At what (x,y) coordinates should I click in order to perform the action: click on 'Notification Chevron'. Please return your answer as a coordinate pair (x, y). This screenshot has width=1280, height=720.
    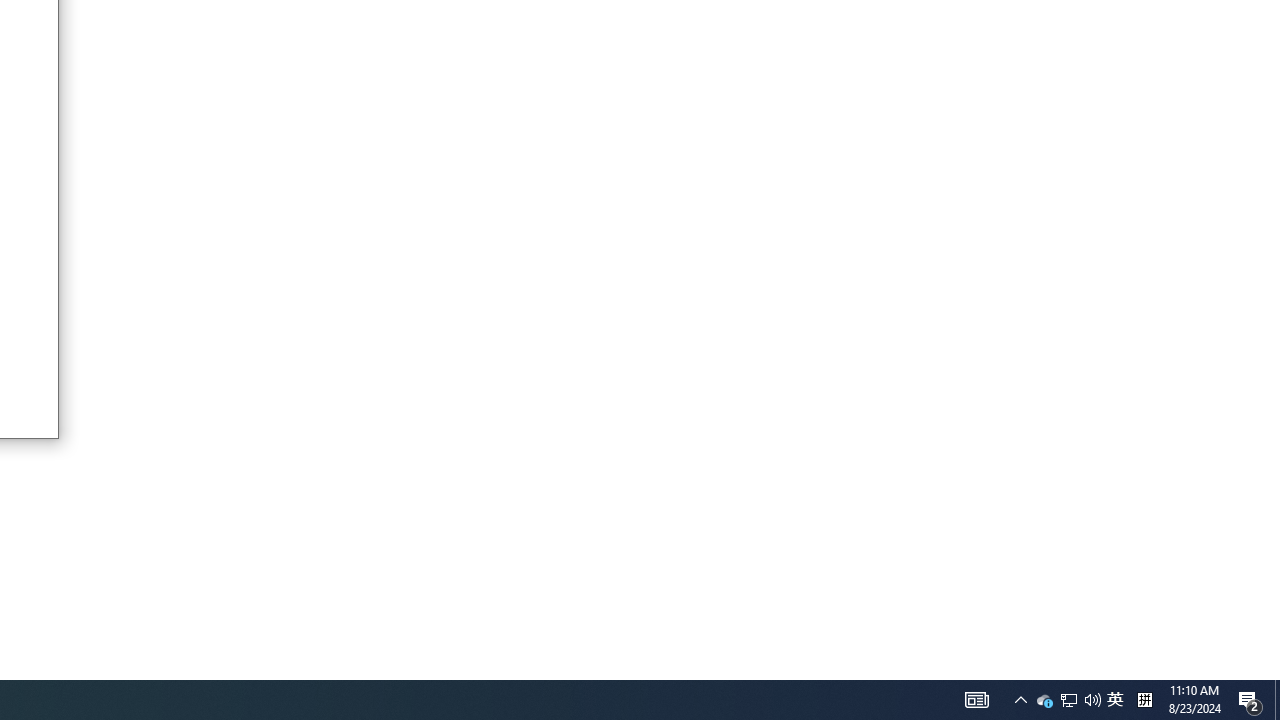
    Looking at the image, I should click on (1020, 698).